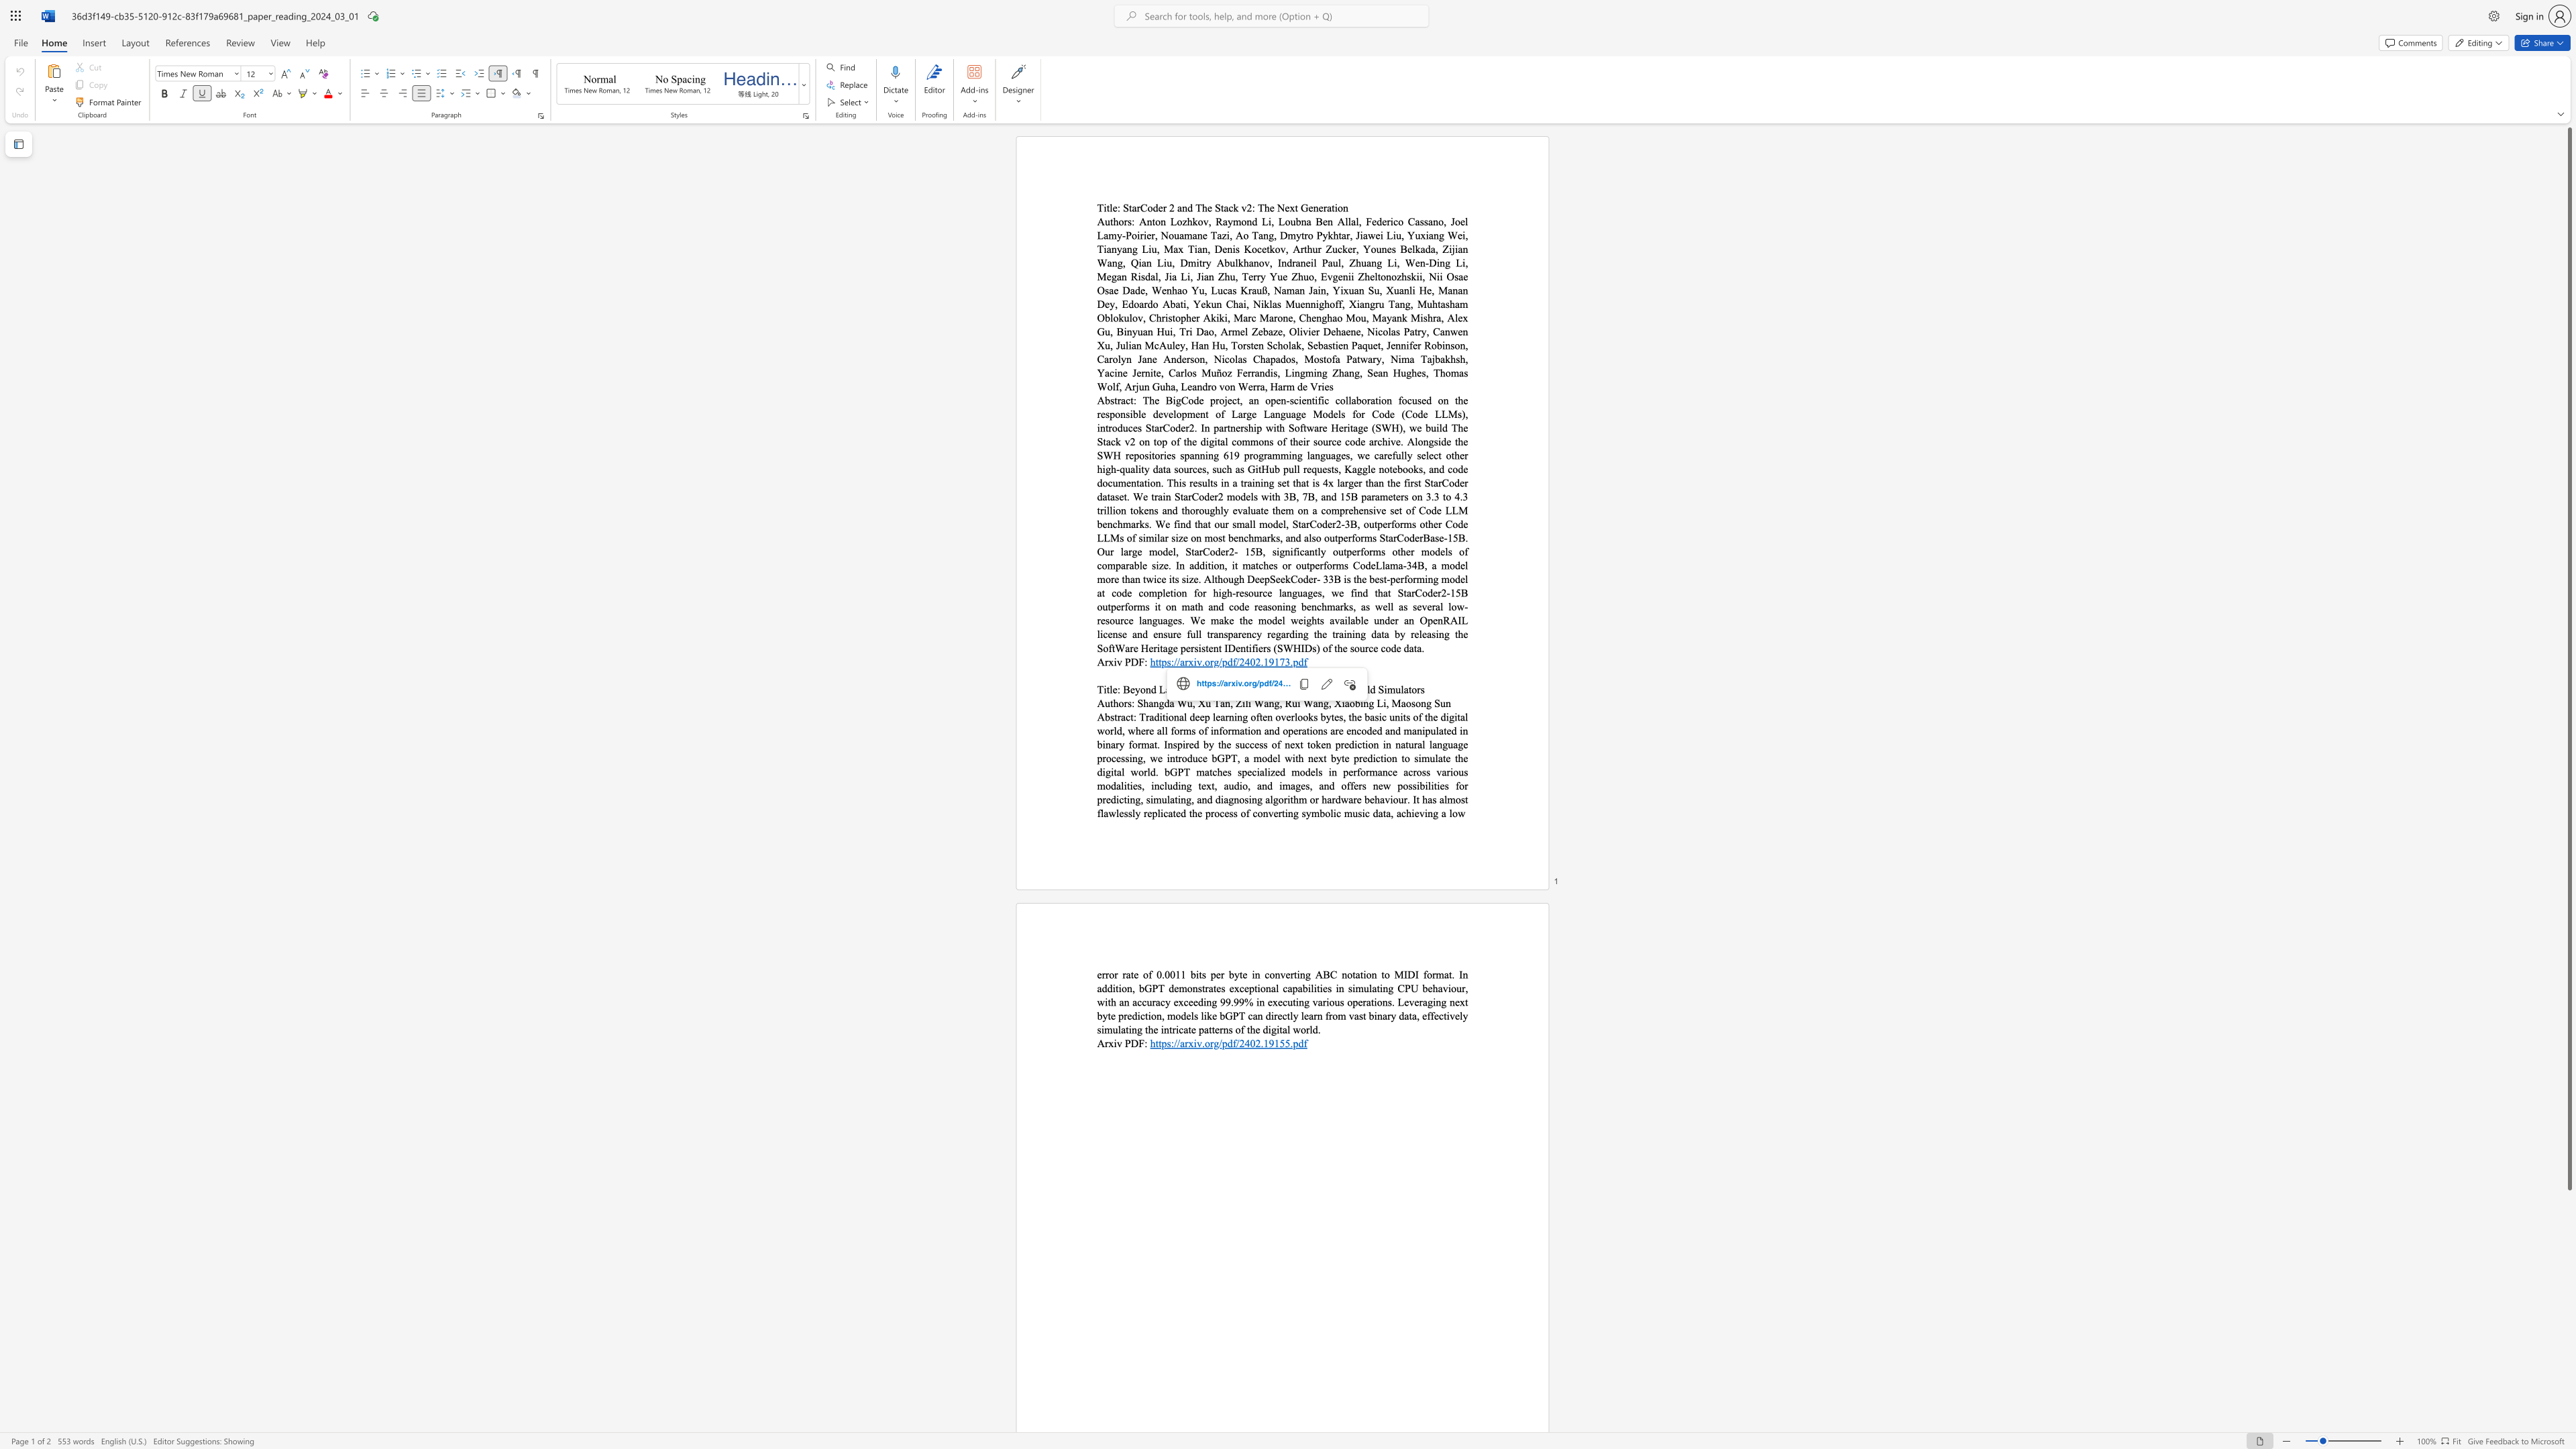 This screenshot has width=2576, height=1449. Describe the element at coordinates (1155, 703) in the screenshot. I see `the 1th character "n" in the text` at that location.